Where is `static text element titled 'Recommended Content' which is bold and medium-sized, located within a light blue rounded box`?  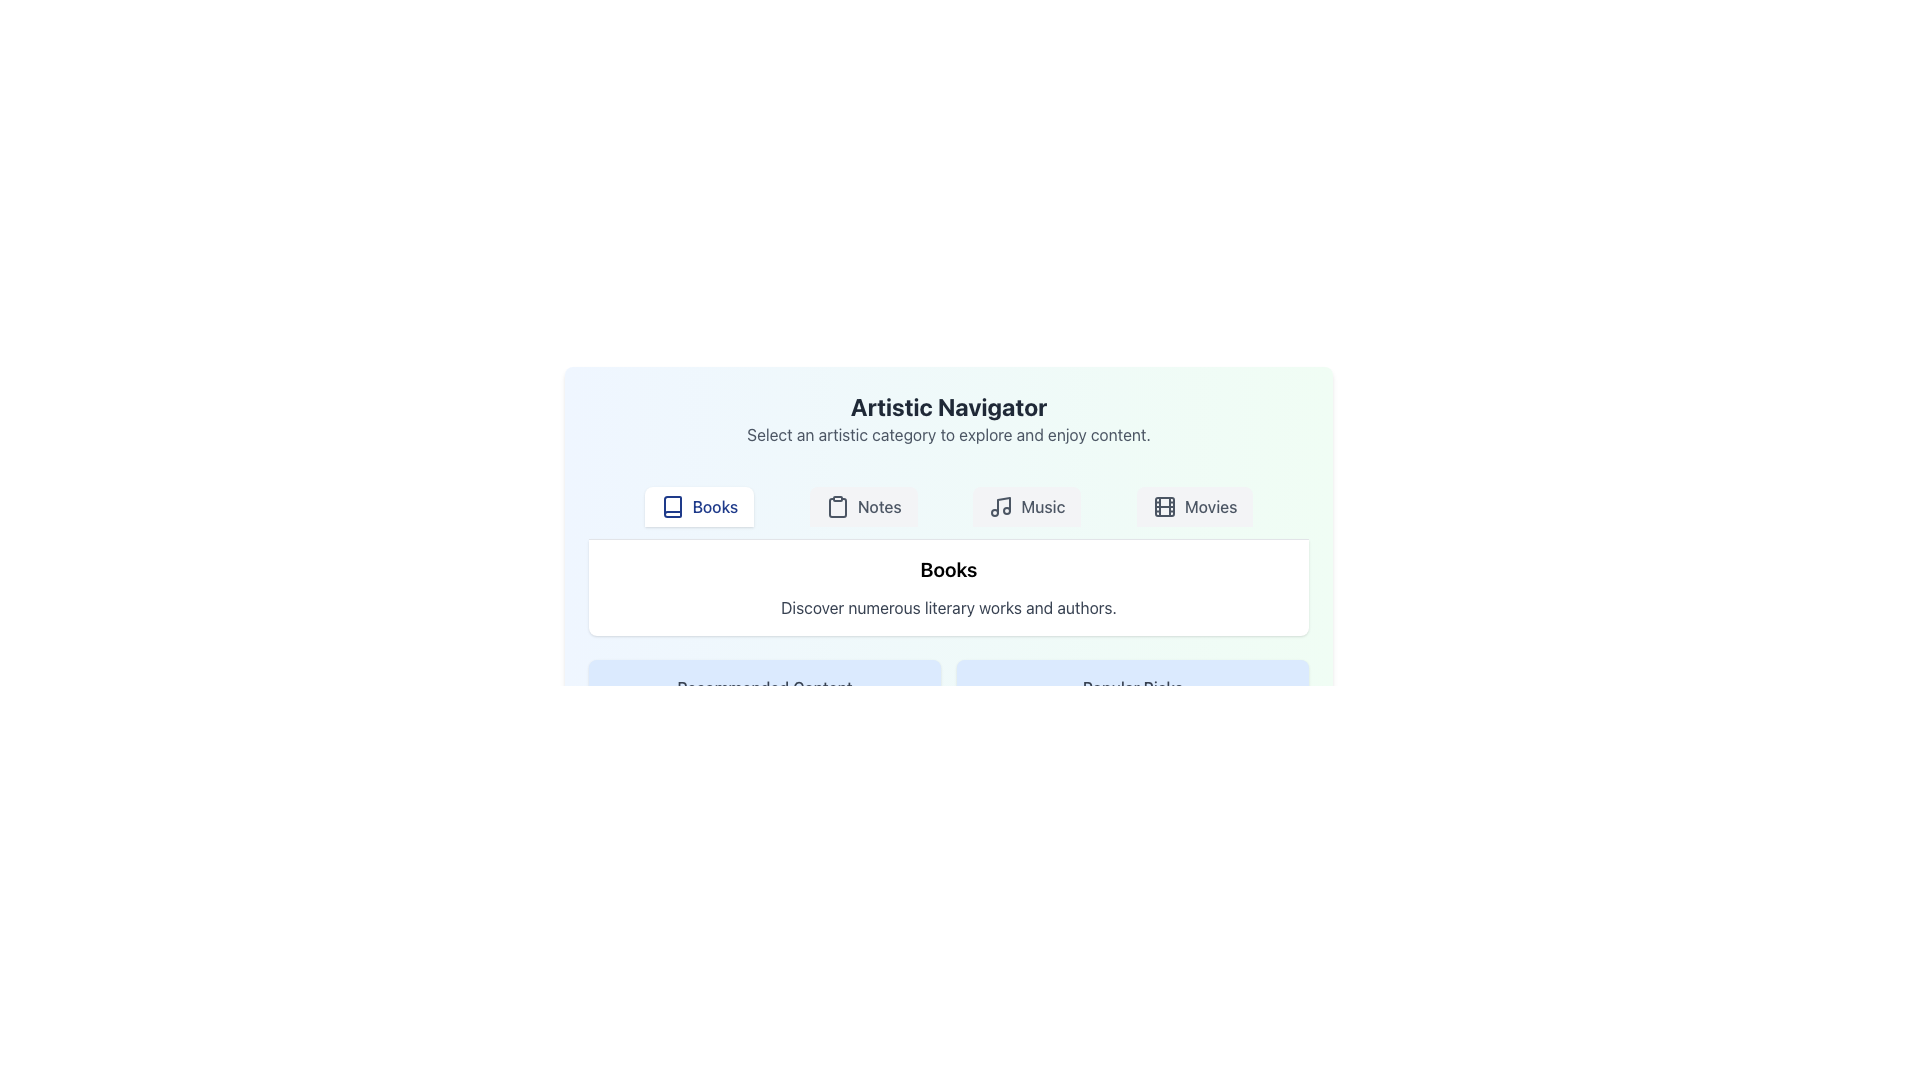 static text element titled 'Recommended Content' which is bold and medium-sized, located within a light blue rounded box is located at coordinates (763, 686).